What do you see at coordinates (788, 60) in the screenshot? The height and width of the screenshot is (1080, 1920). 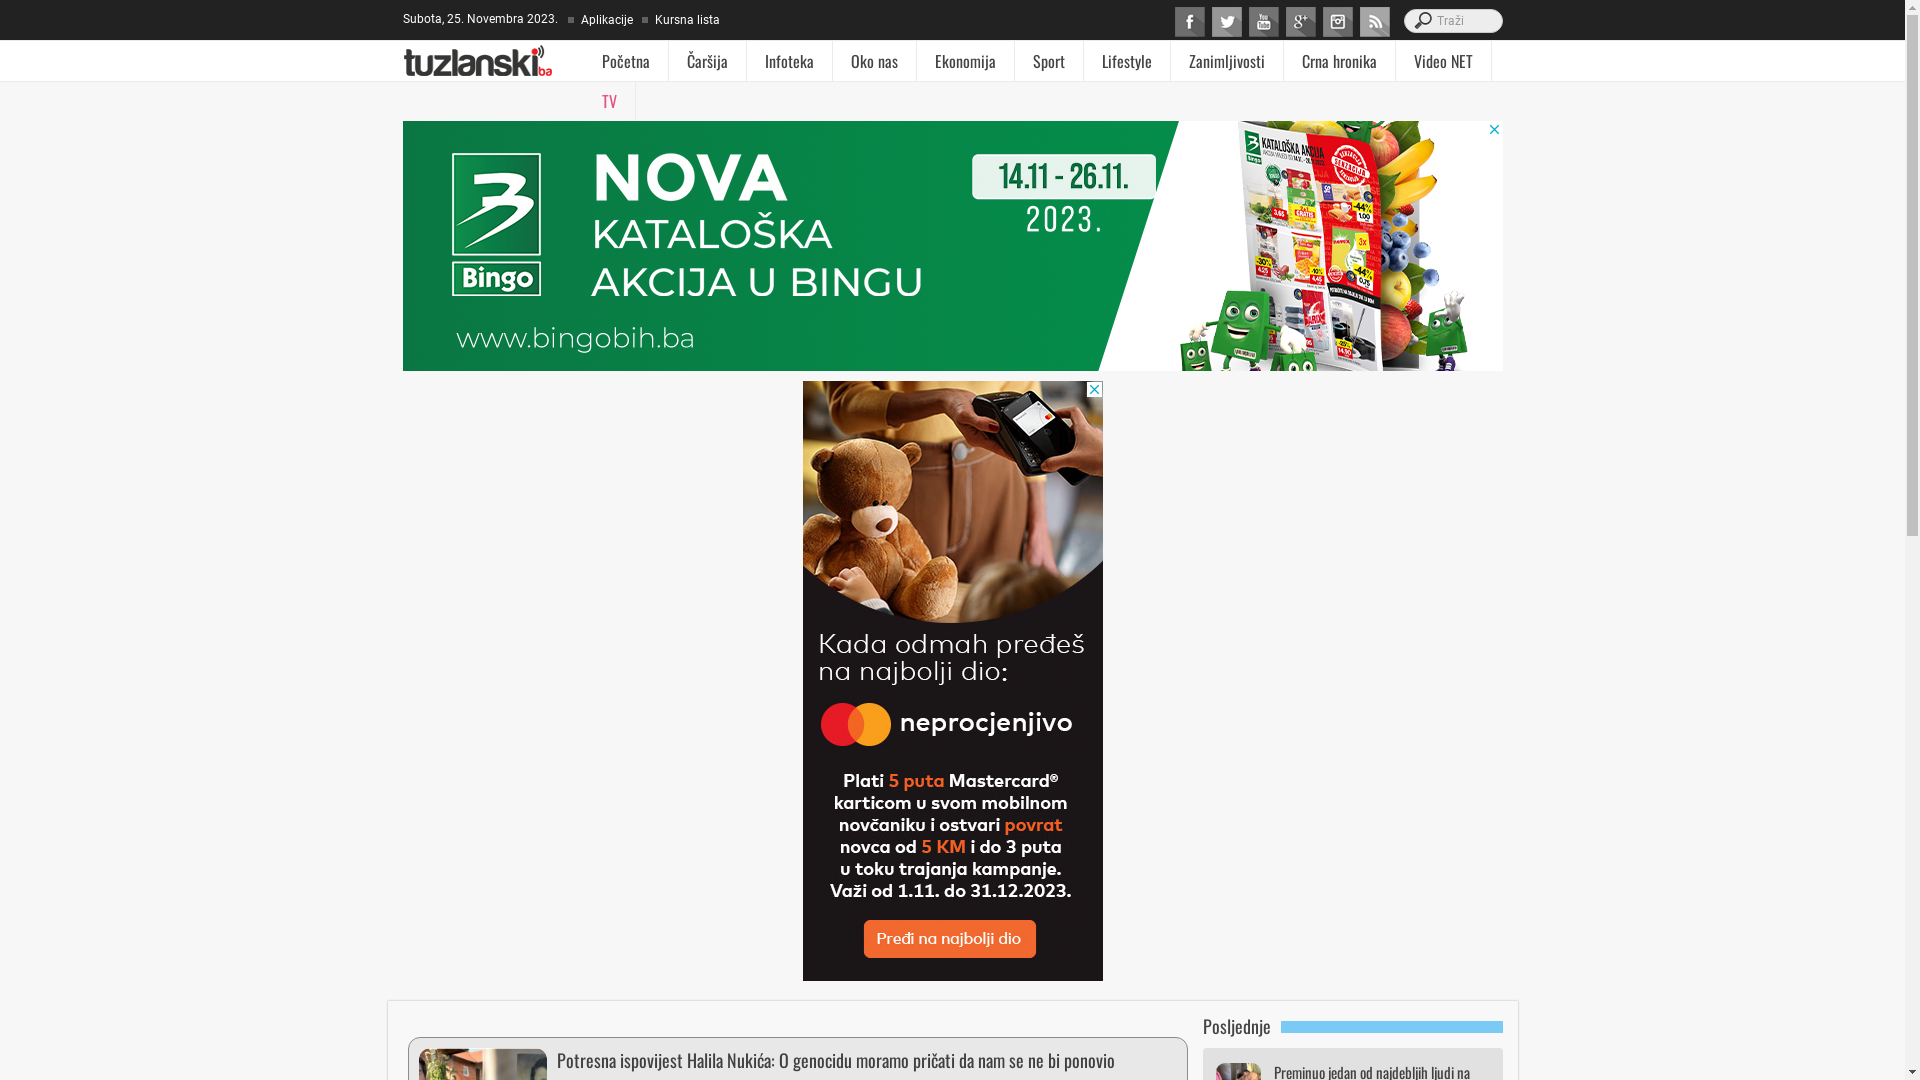 I see `'Infoteka'` at bounding box center [788, 60].